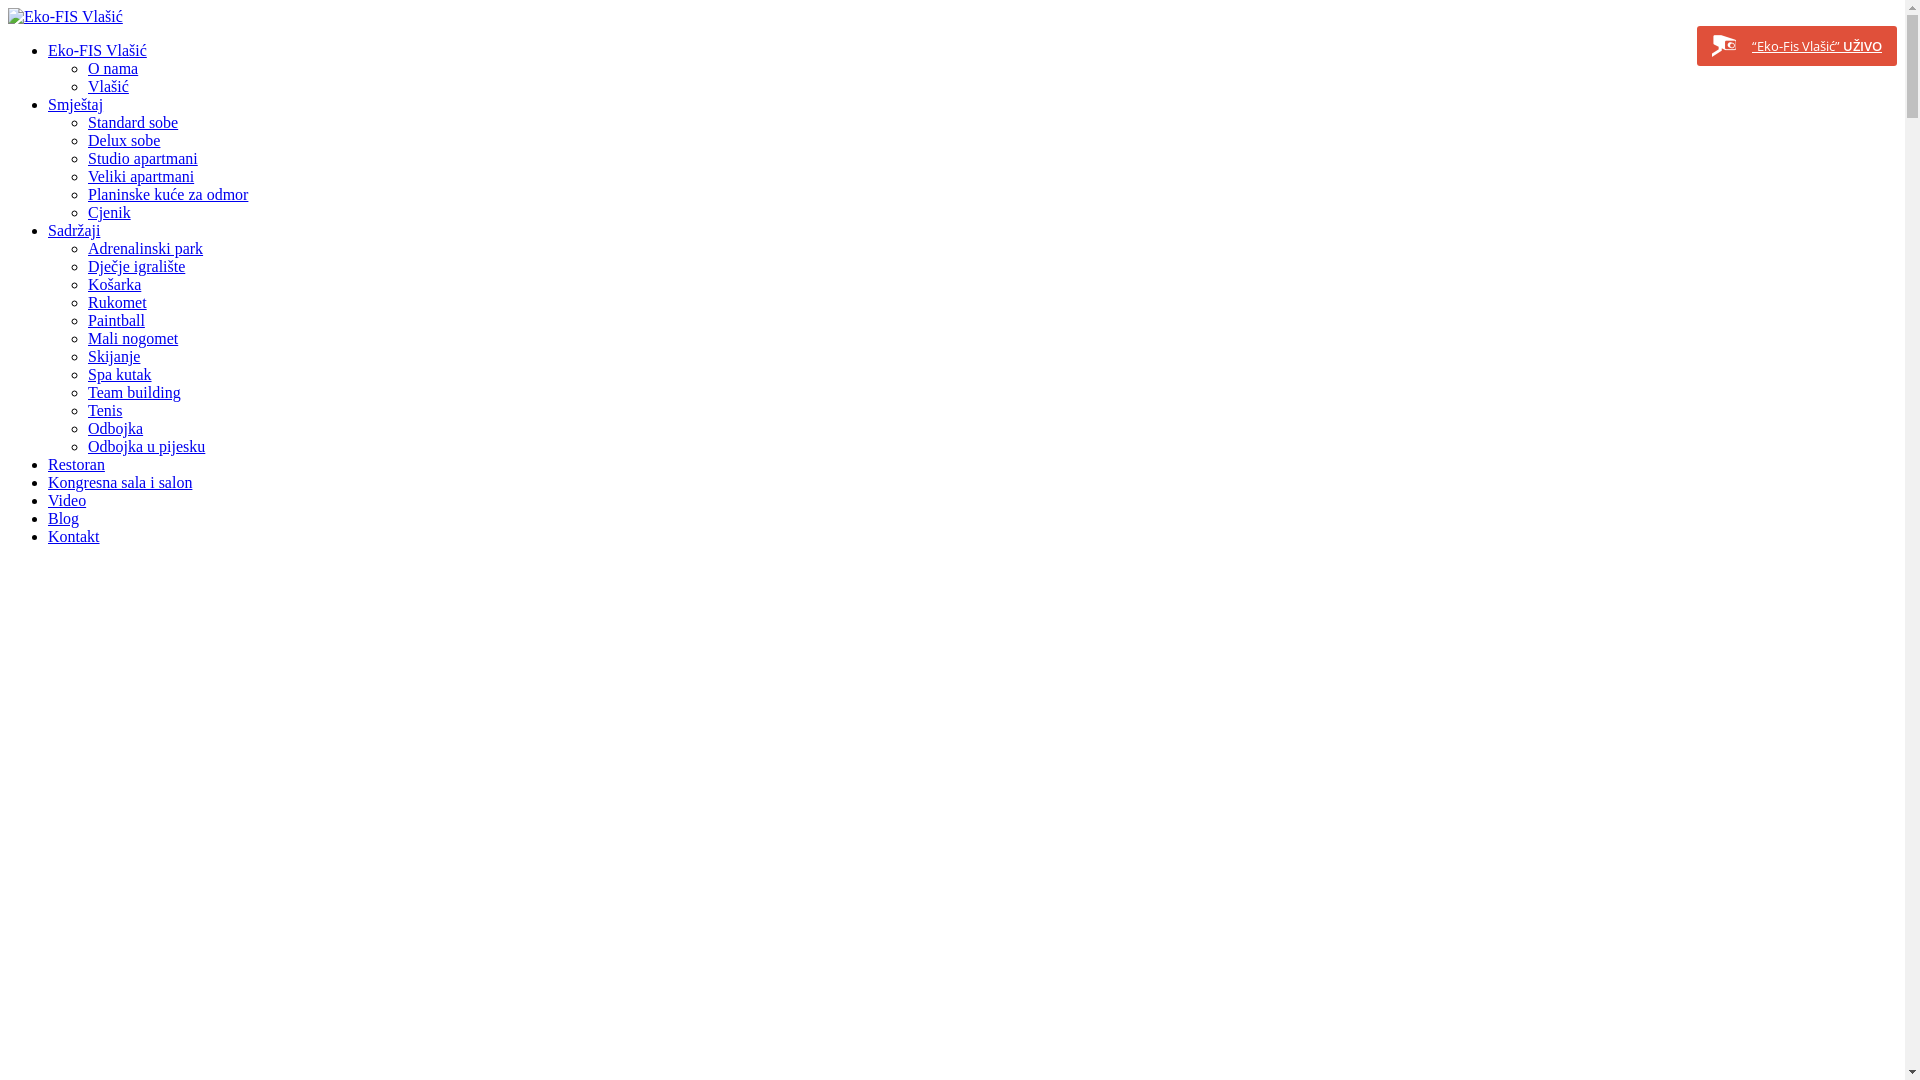 This screenshot has width=1920, height=1080. I want to click on 'Mali nogomet', so click(86, 337).